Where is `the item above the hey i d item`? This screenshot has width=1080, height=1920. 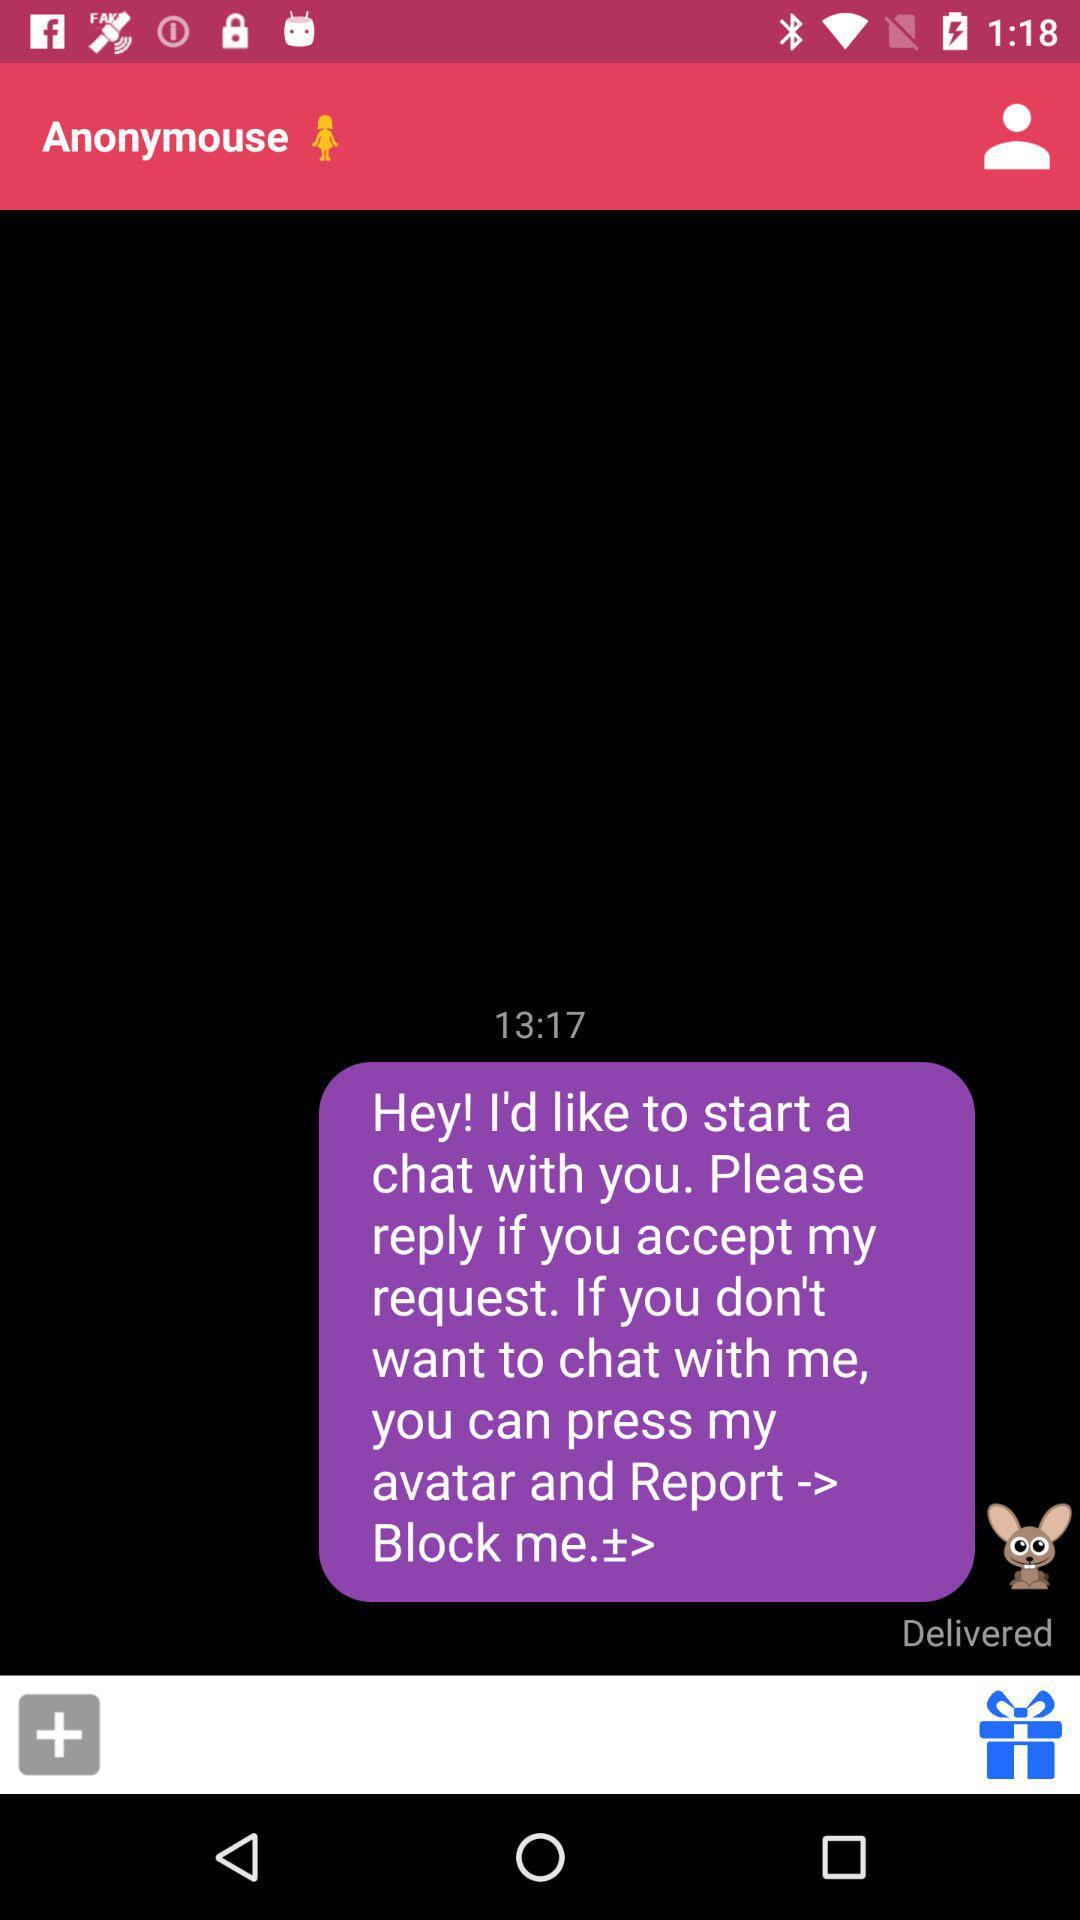 the item above the hey i d item is located at coordinates (540, 1023).